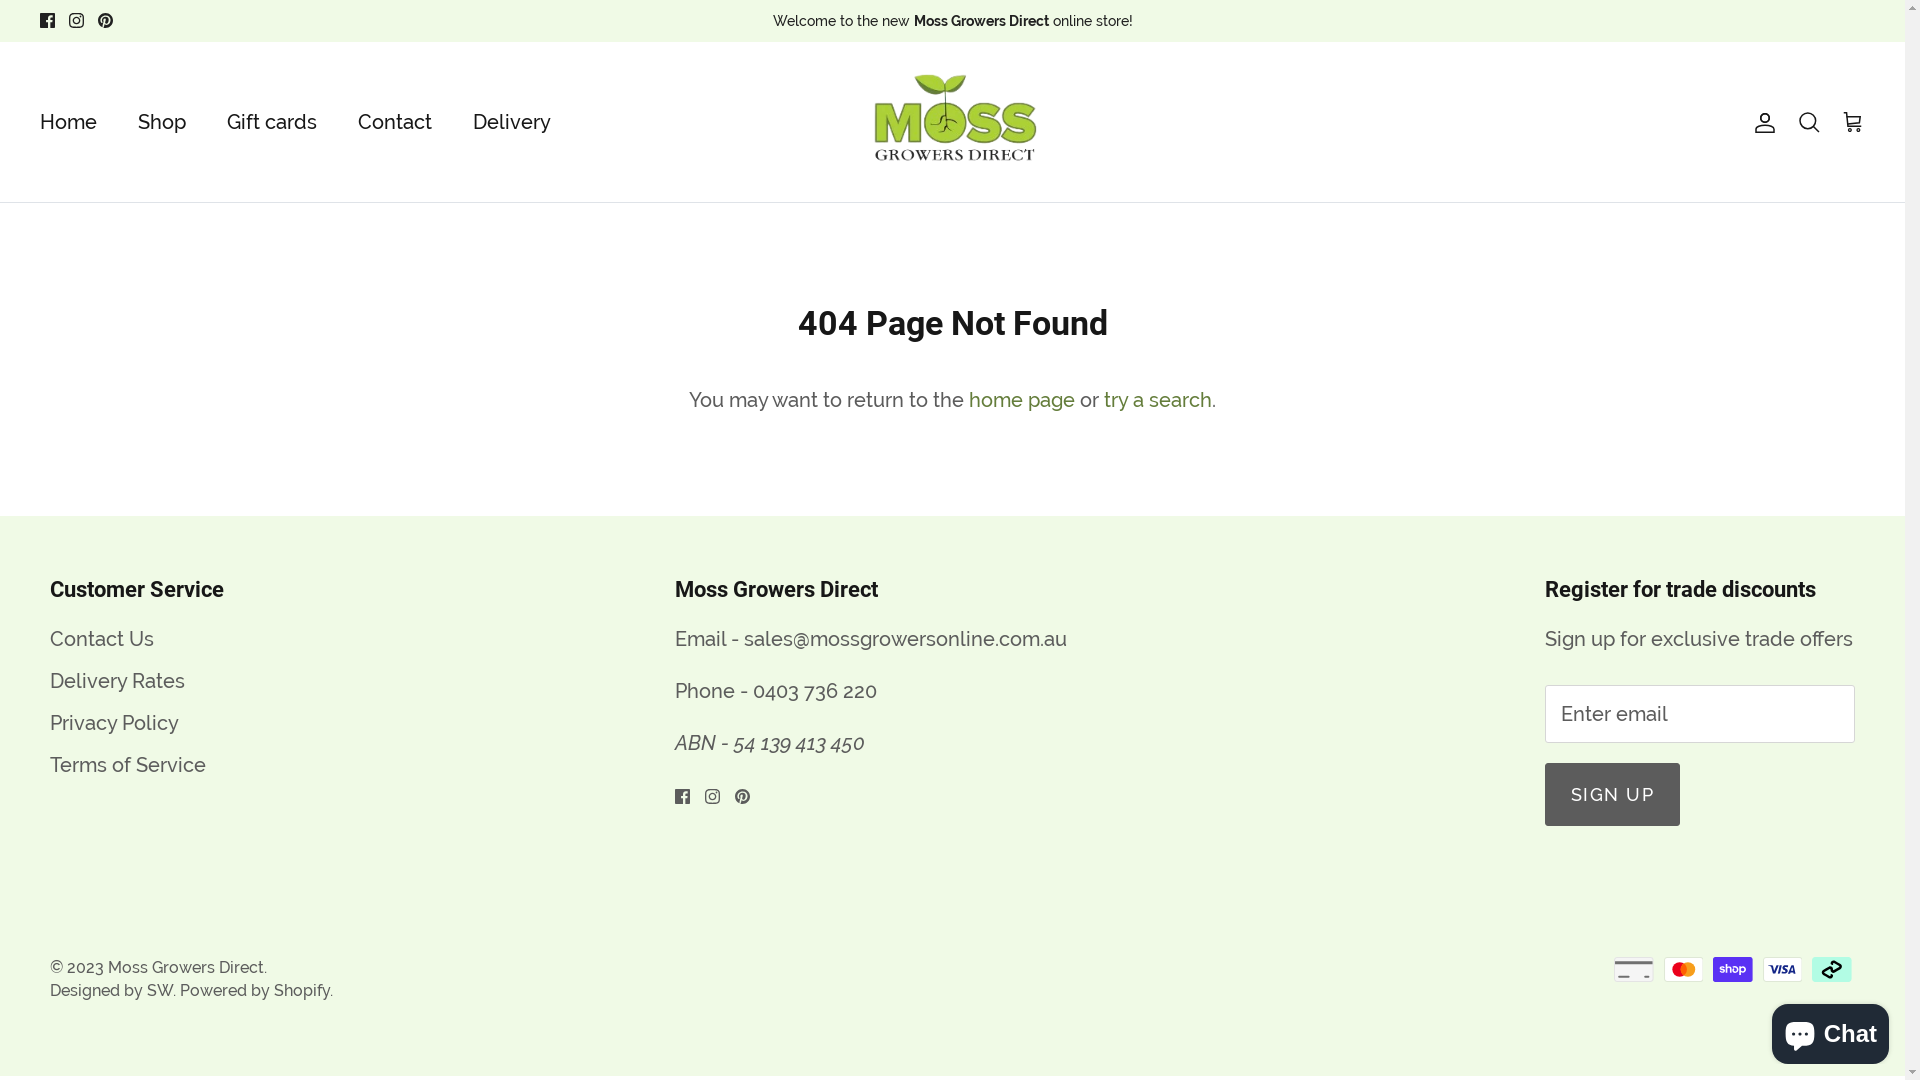  Describe the element at coordinates (104, 20) in the screenshot. I see `'Pinterest'` at that location.